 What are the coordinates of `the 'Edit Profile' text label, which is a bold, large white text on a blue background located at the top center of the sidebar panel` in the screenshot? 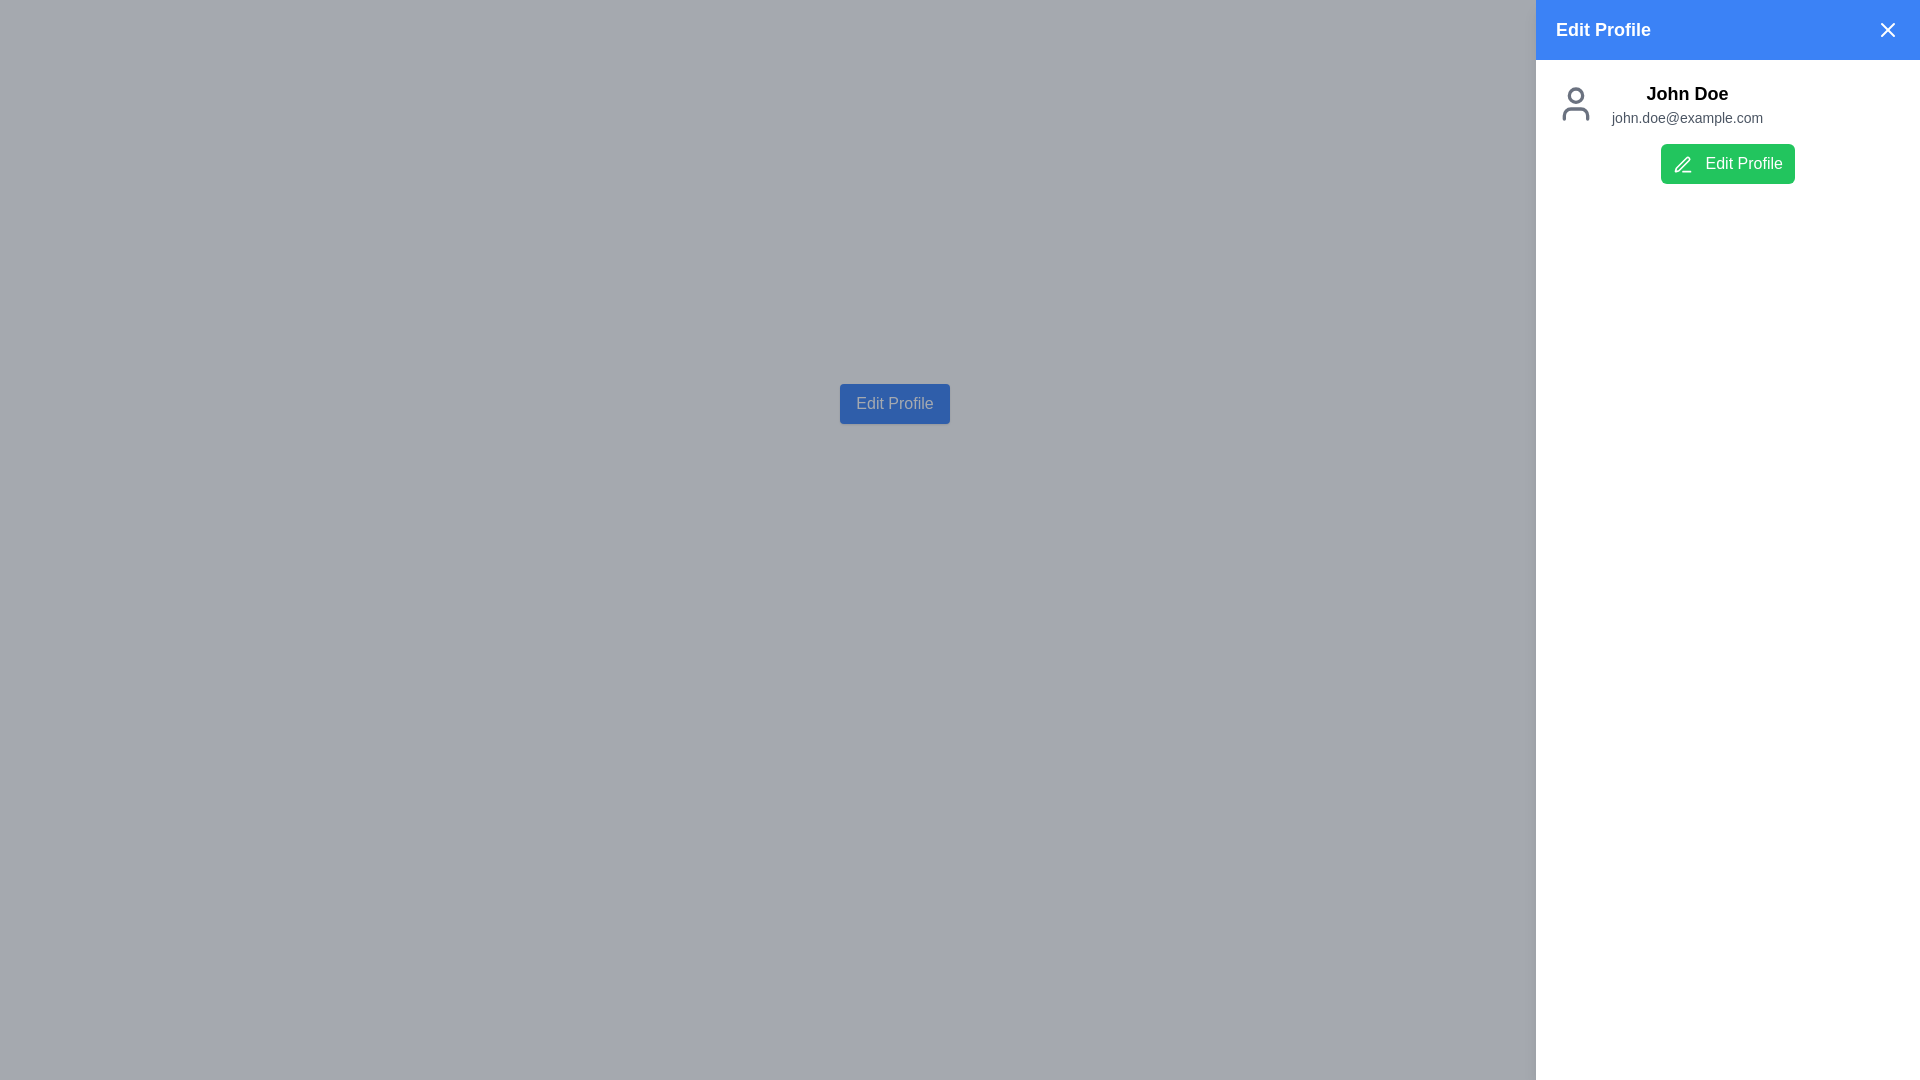 It's located at (1603, 30).